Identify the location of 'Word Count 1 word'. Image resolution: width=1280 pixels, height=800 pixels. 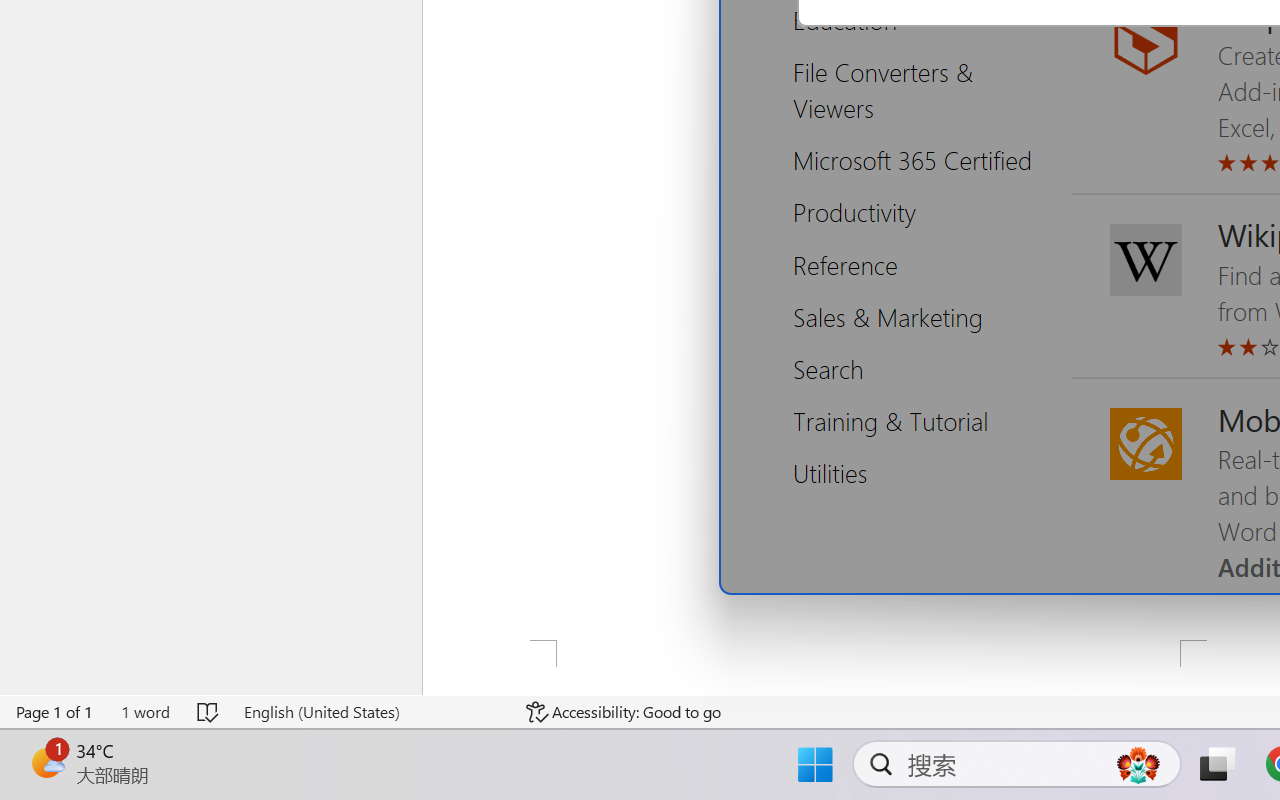
(144, 711).